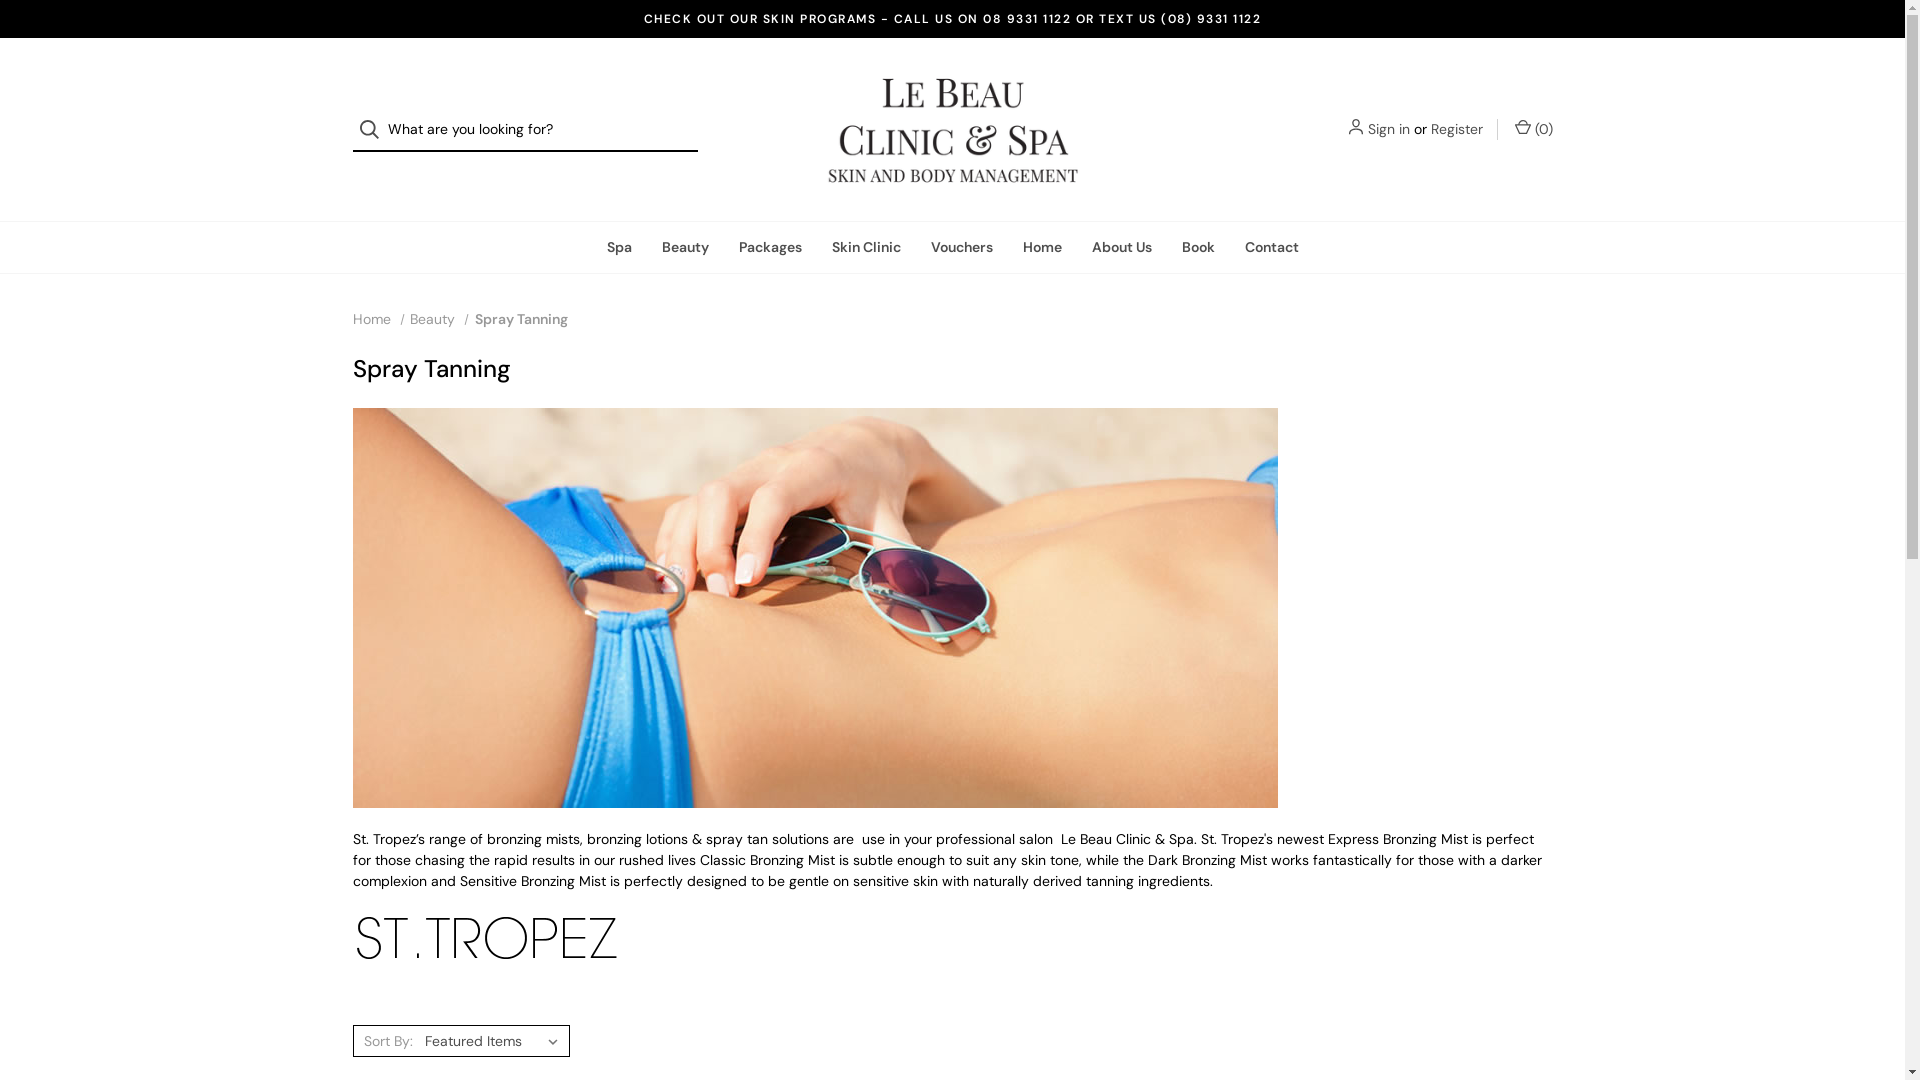 Image resolution: width=1920 pixels, height=1080 pixels. I want to click on 'Spa', so click(618, 246).